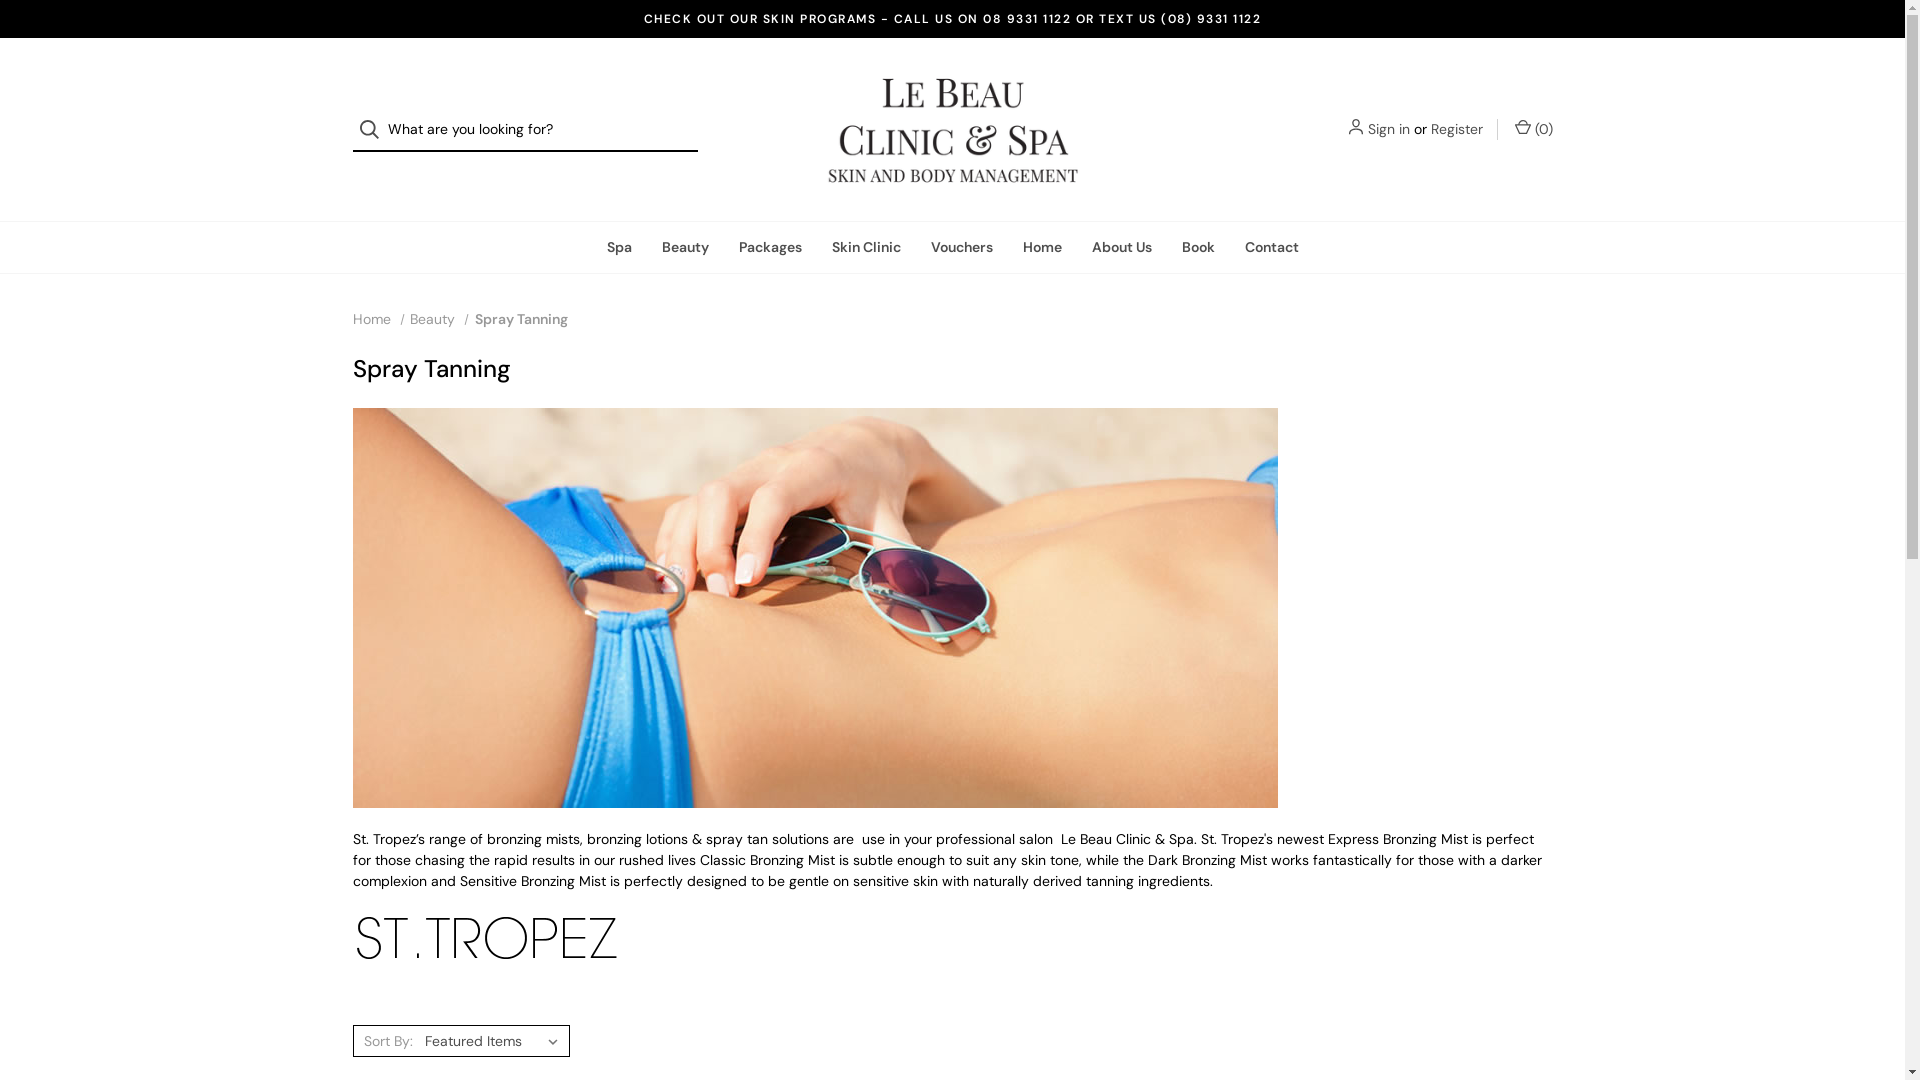 Image resolution: width=1920 pixels, height=1080 pixels. I want to click on 'Spa', so click(618, 246).